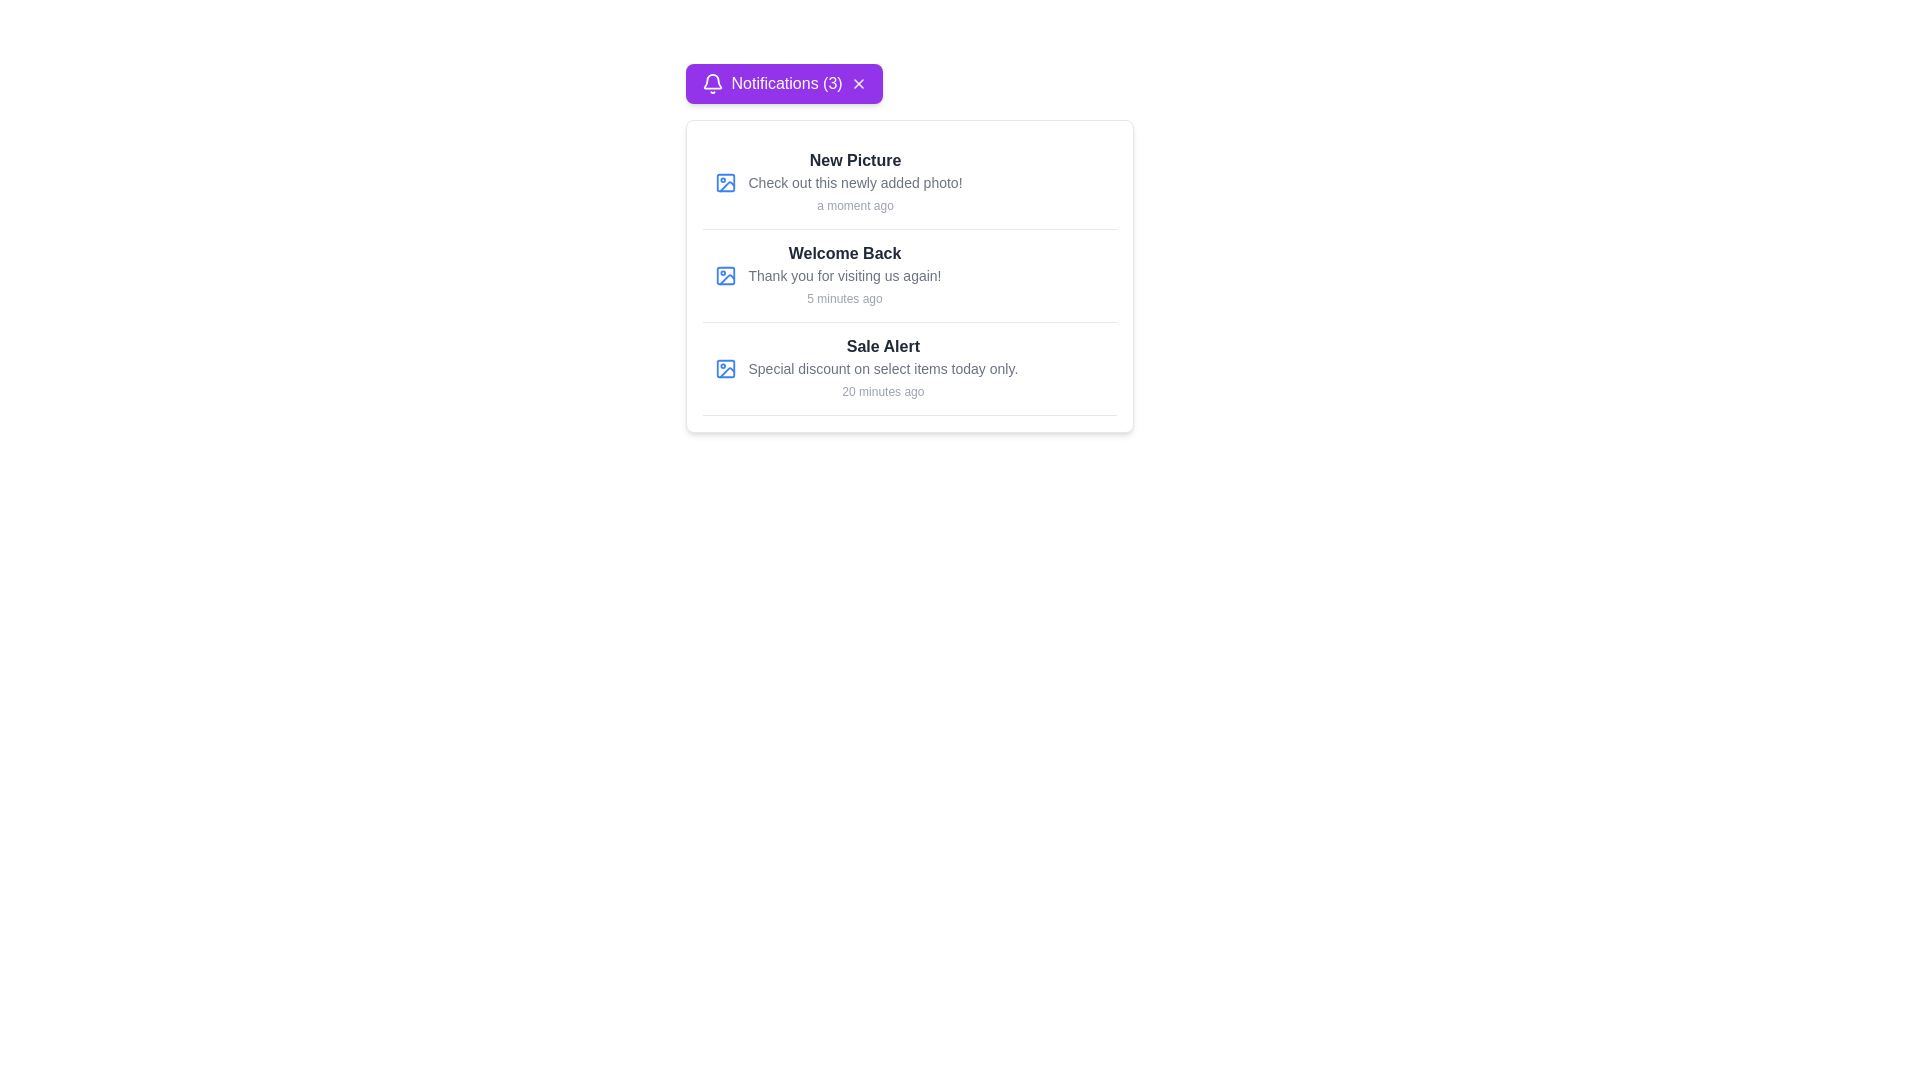 The image size is (1920, 1080). Describe the element at coordinates (855, 182) in the screenshot. I see `the first notification item titled 'New Picture' in the notification list` at that location.